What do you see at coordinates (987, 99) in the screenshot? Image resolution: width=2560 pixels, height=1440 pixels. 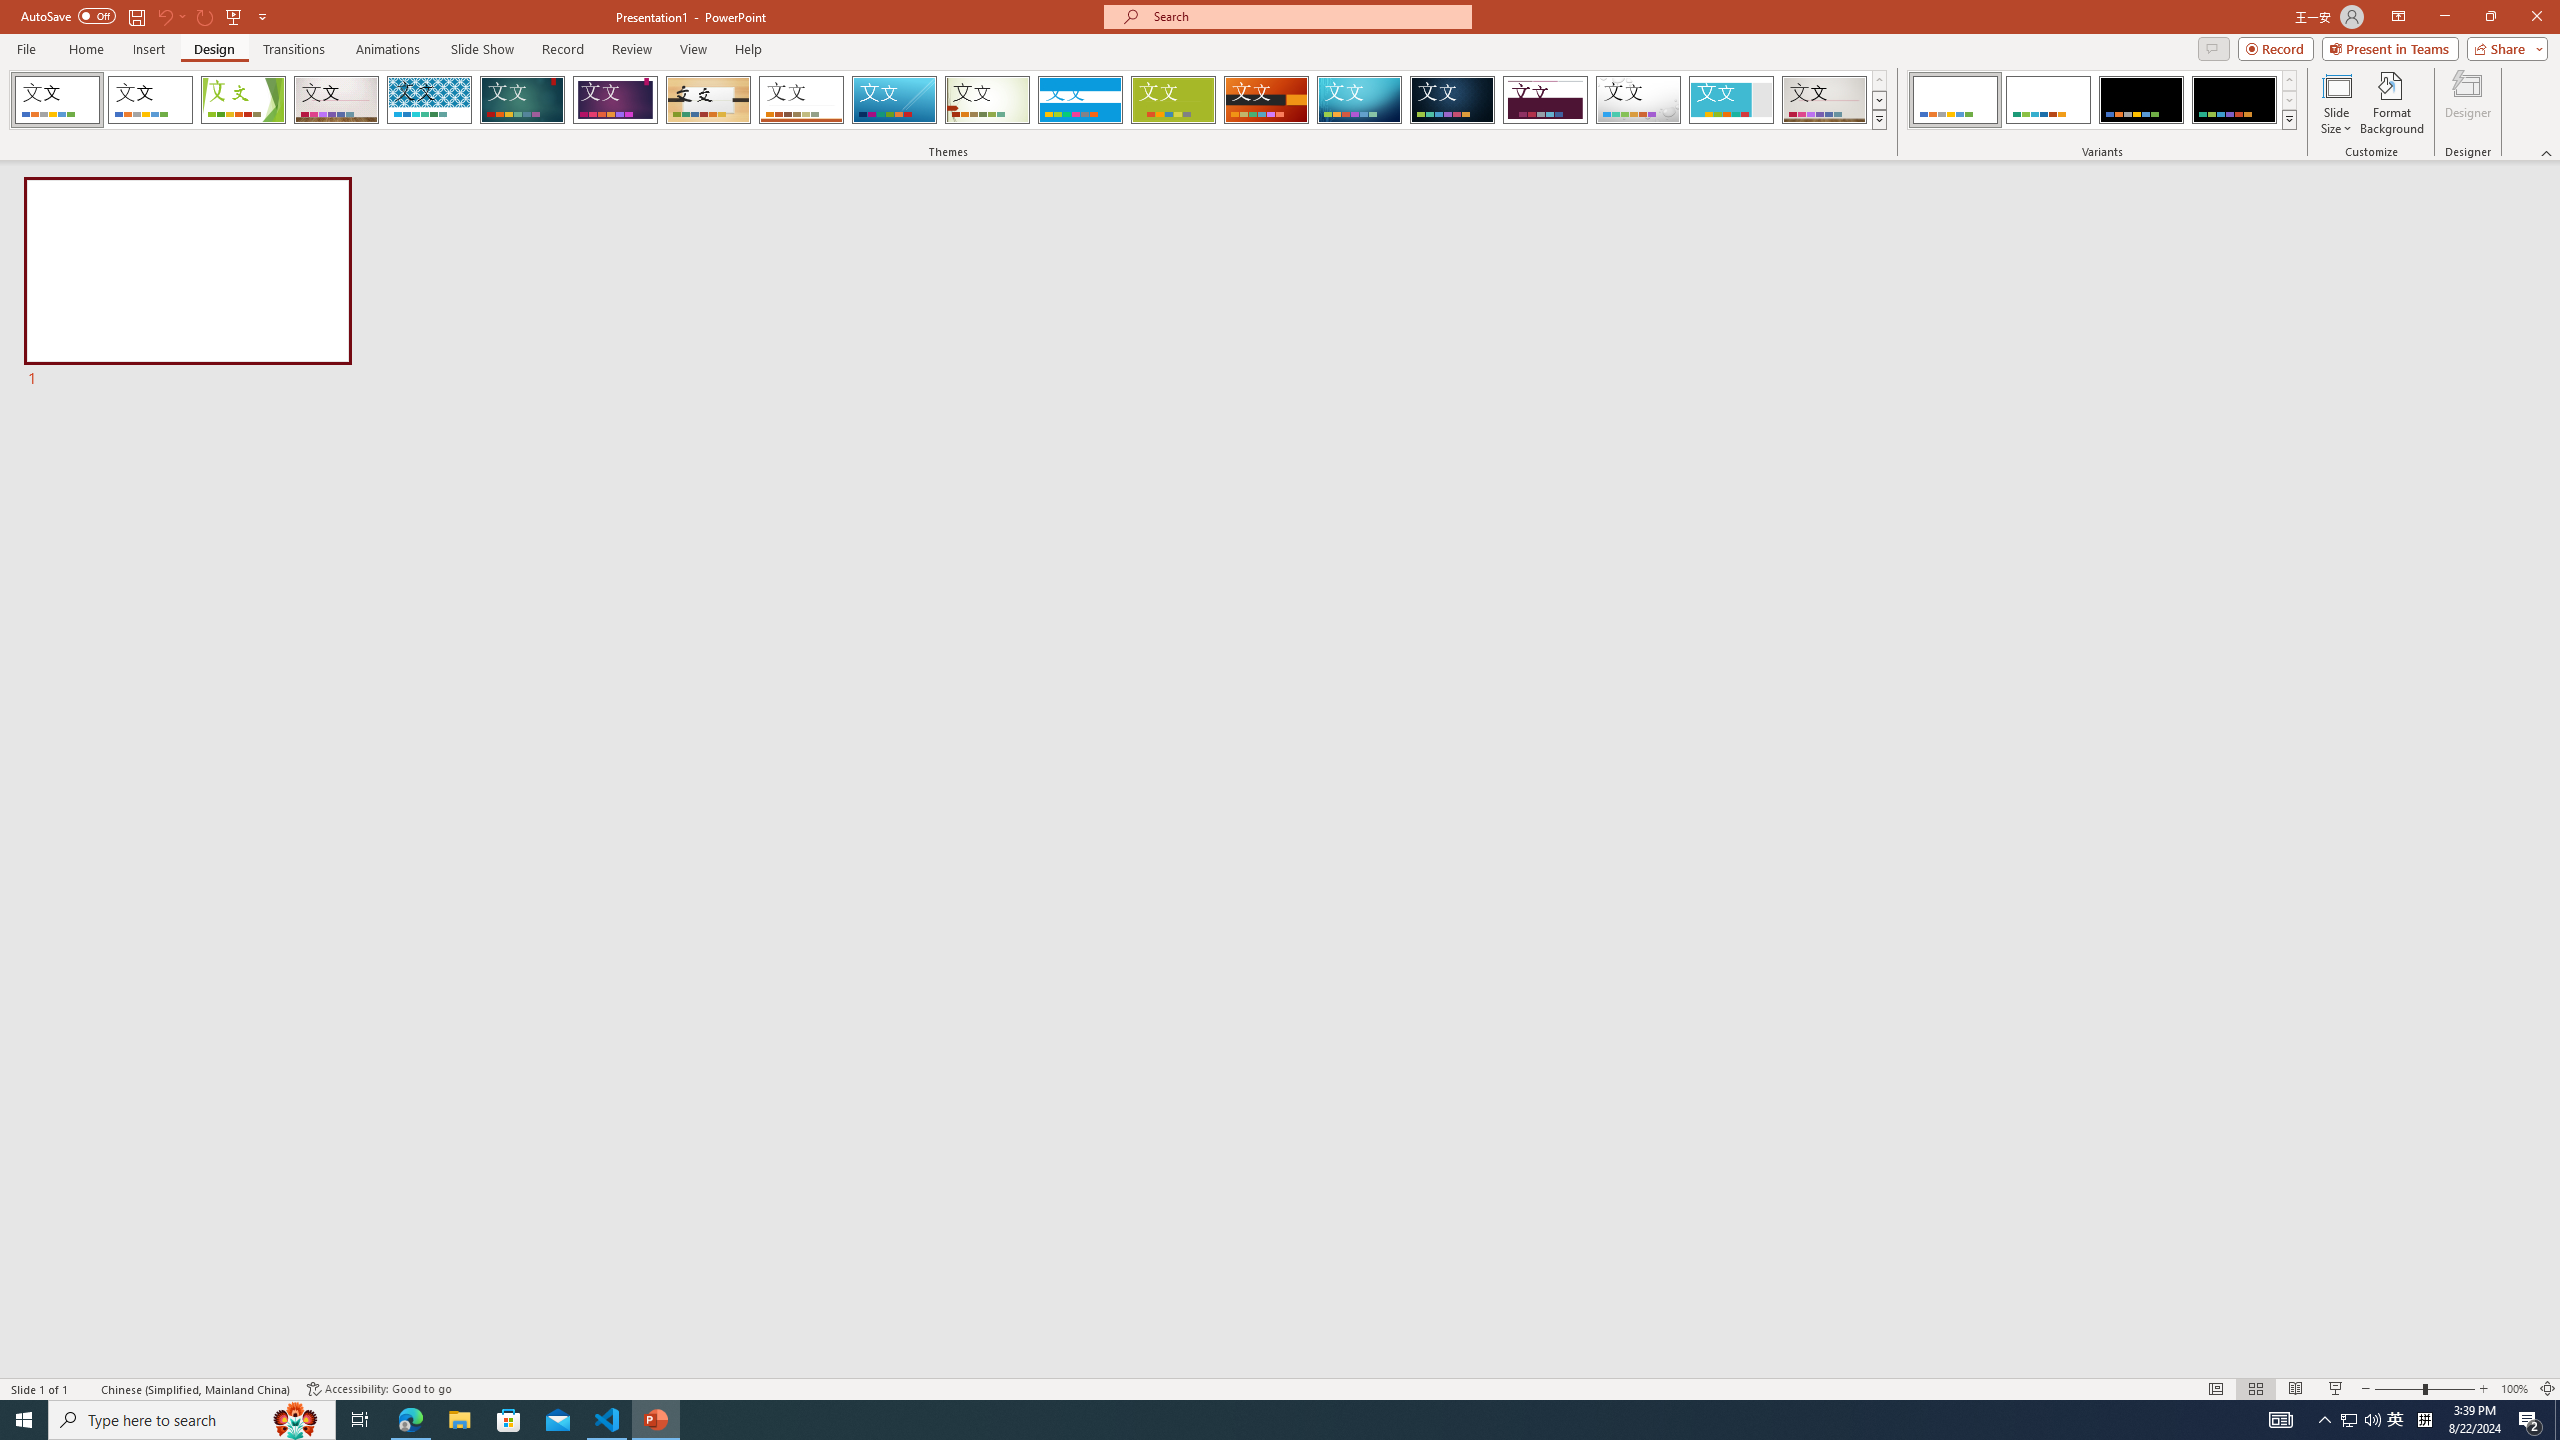 I see `'Wisp Loading Preview...'` at bounding box center [987, 99].